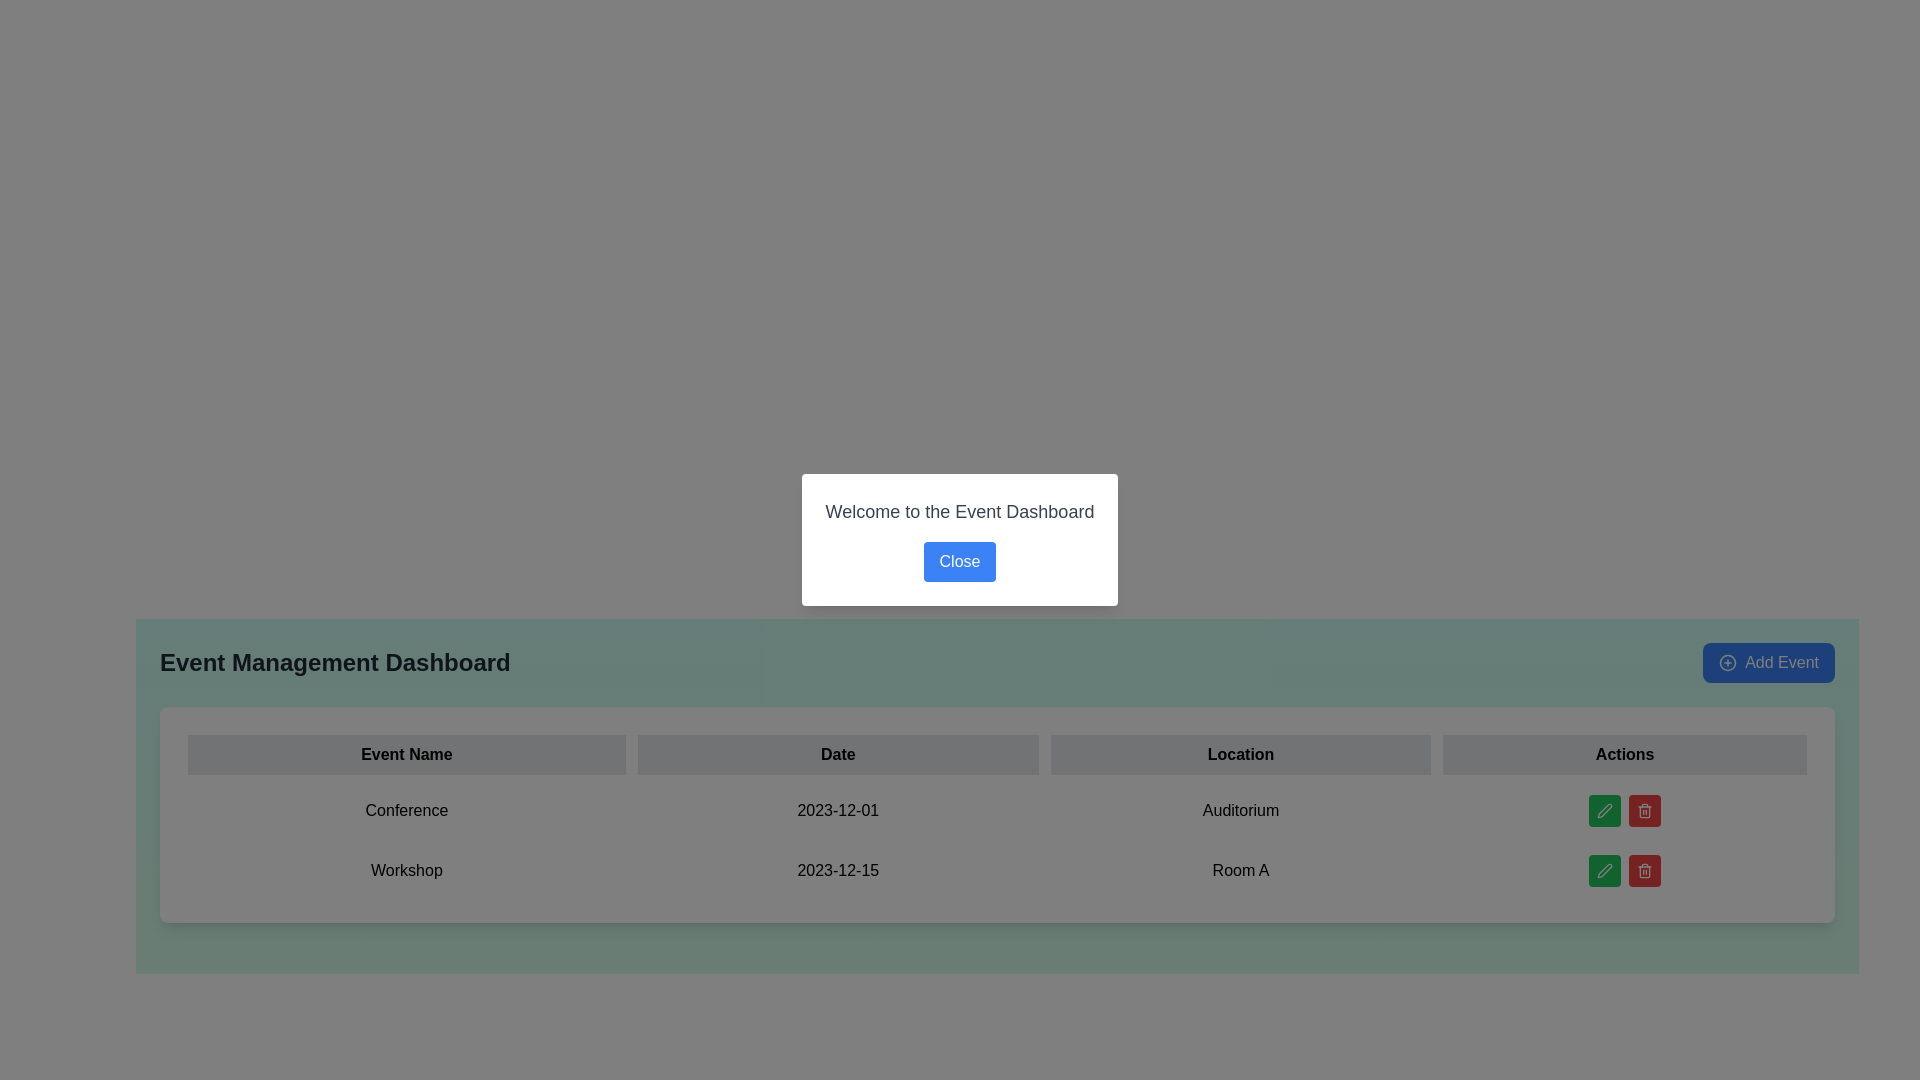 This screenshot has height=1080, width=1920. I want to click on the small green icon resembling a pen in the 'Actions' column of the second row, so click(1605, 870).